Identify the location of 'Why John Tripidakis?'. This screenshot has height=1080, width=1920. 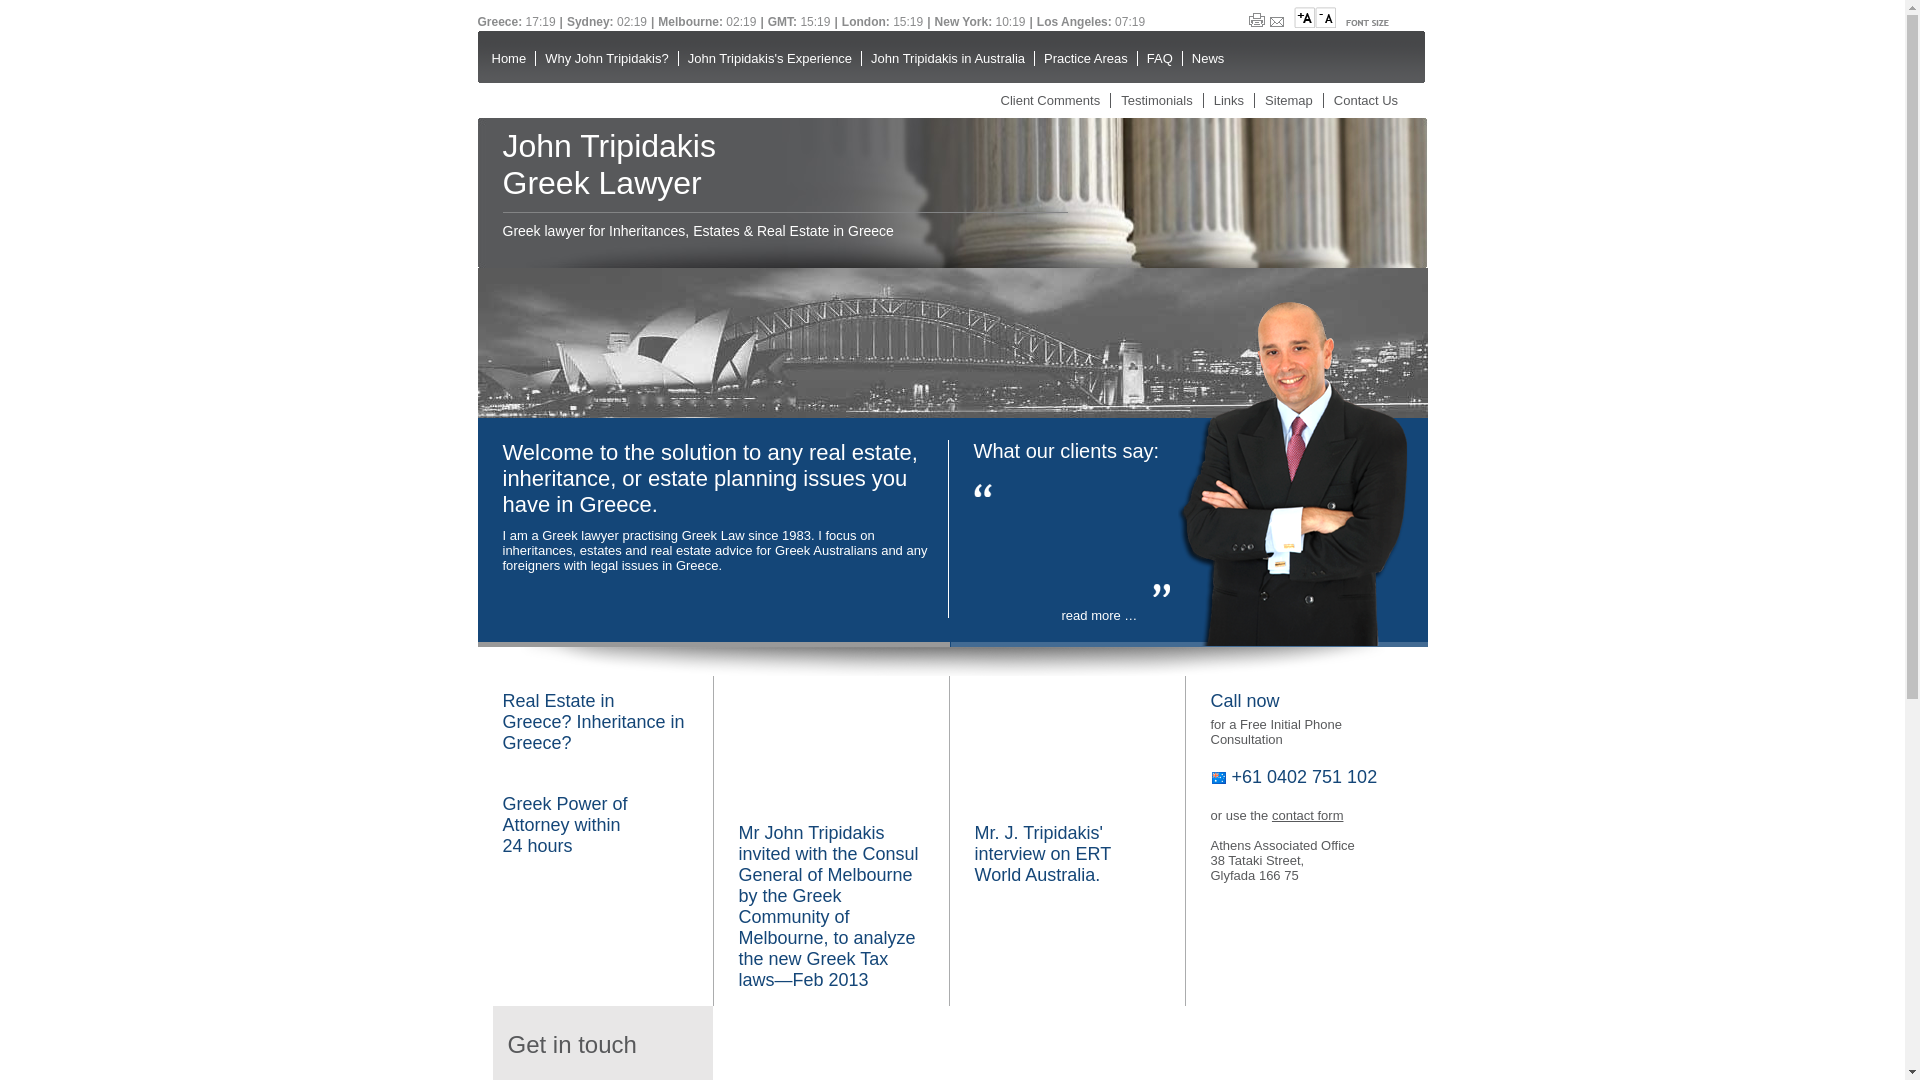
(605, 57).